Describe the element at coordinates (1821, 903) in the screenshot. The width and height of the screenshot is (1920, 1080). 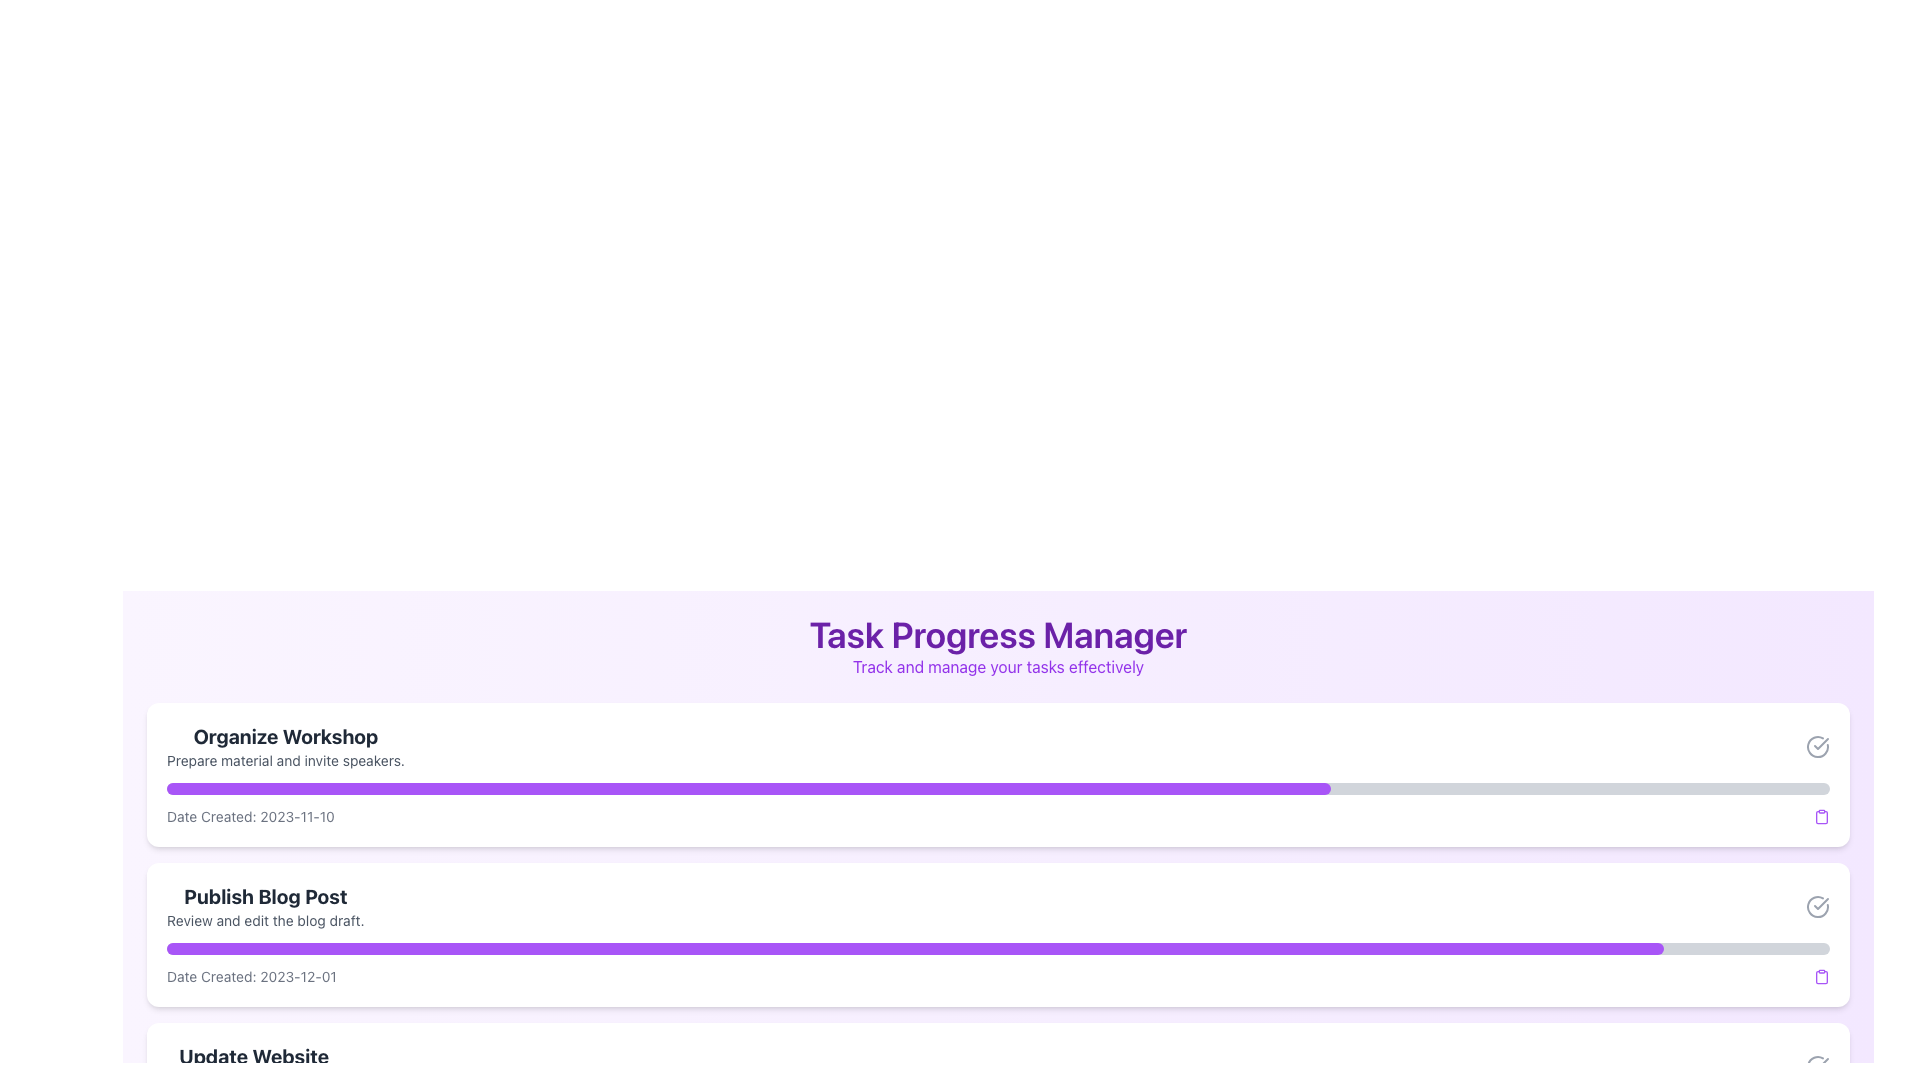
I see `the checkmark icon representing the completion status of the task in the 'Organize Workshop' section of the task management interface` at that location.